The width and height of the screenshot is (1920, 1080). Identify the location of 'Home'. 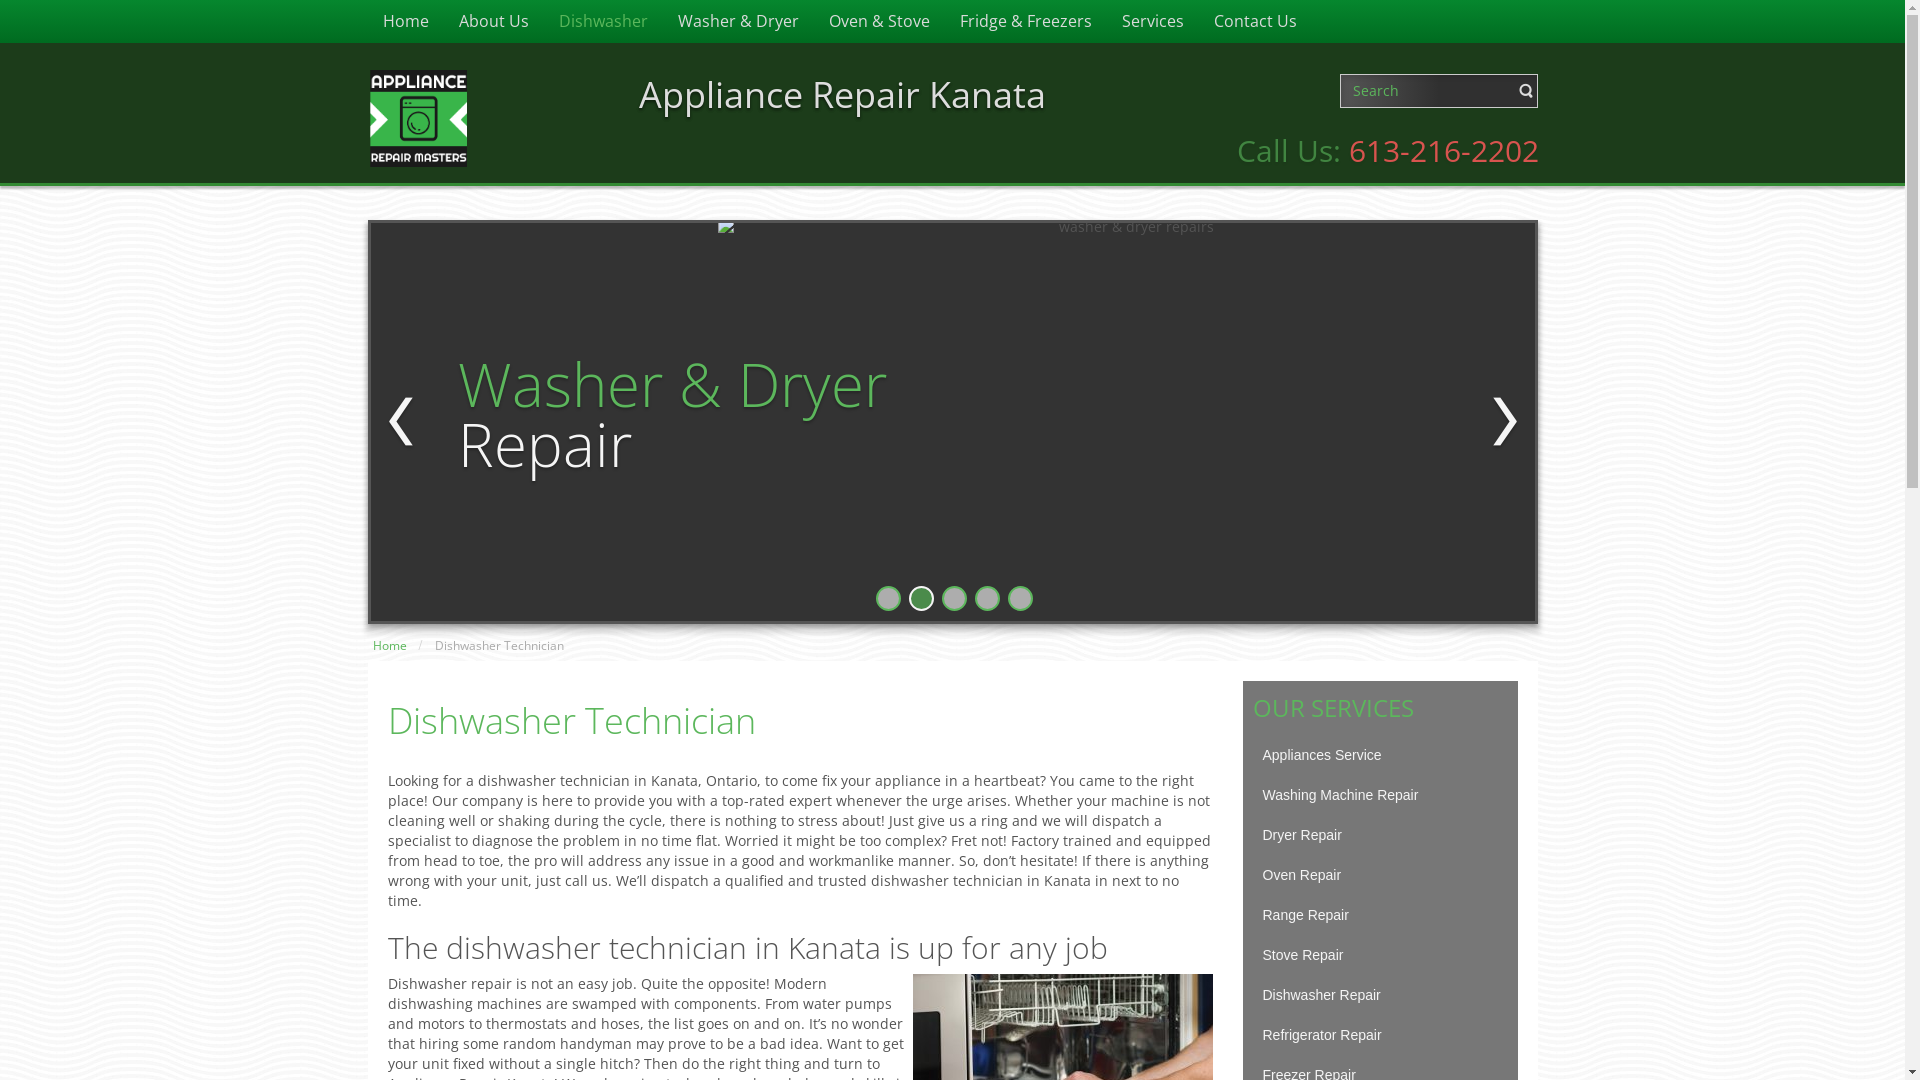
(405, 21).